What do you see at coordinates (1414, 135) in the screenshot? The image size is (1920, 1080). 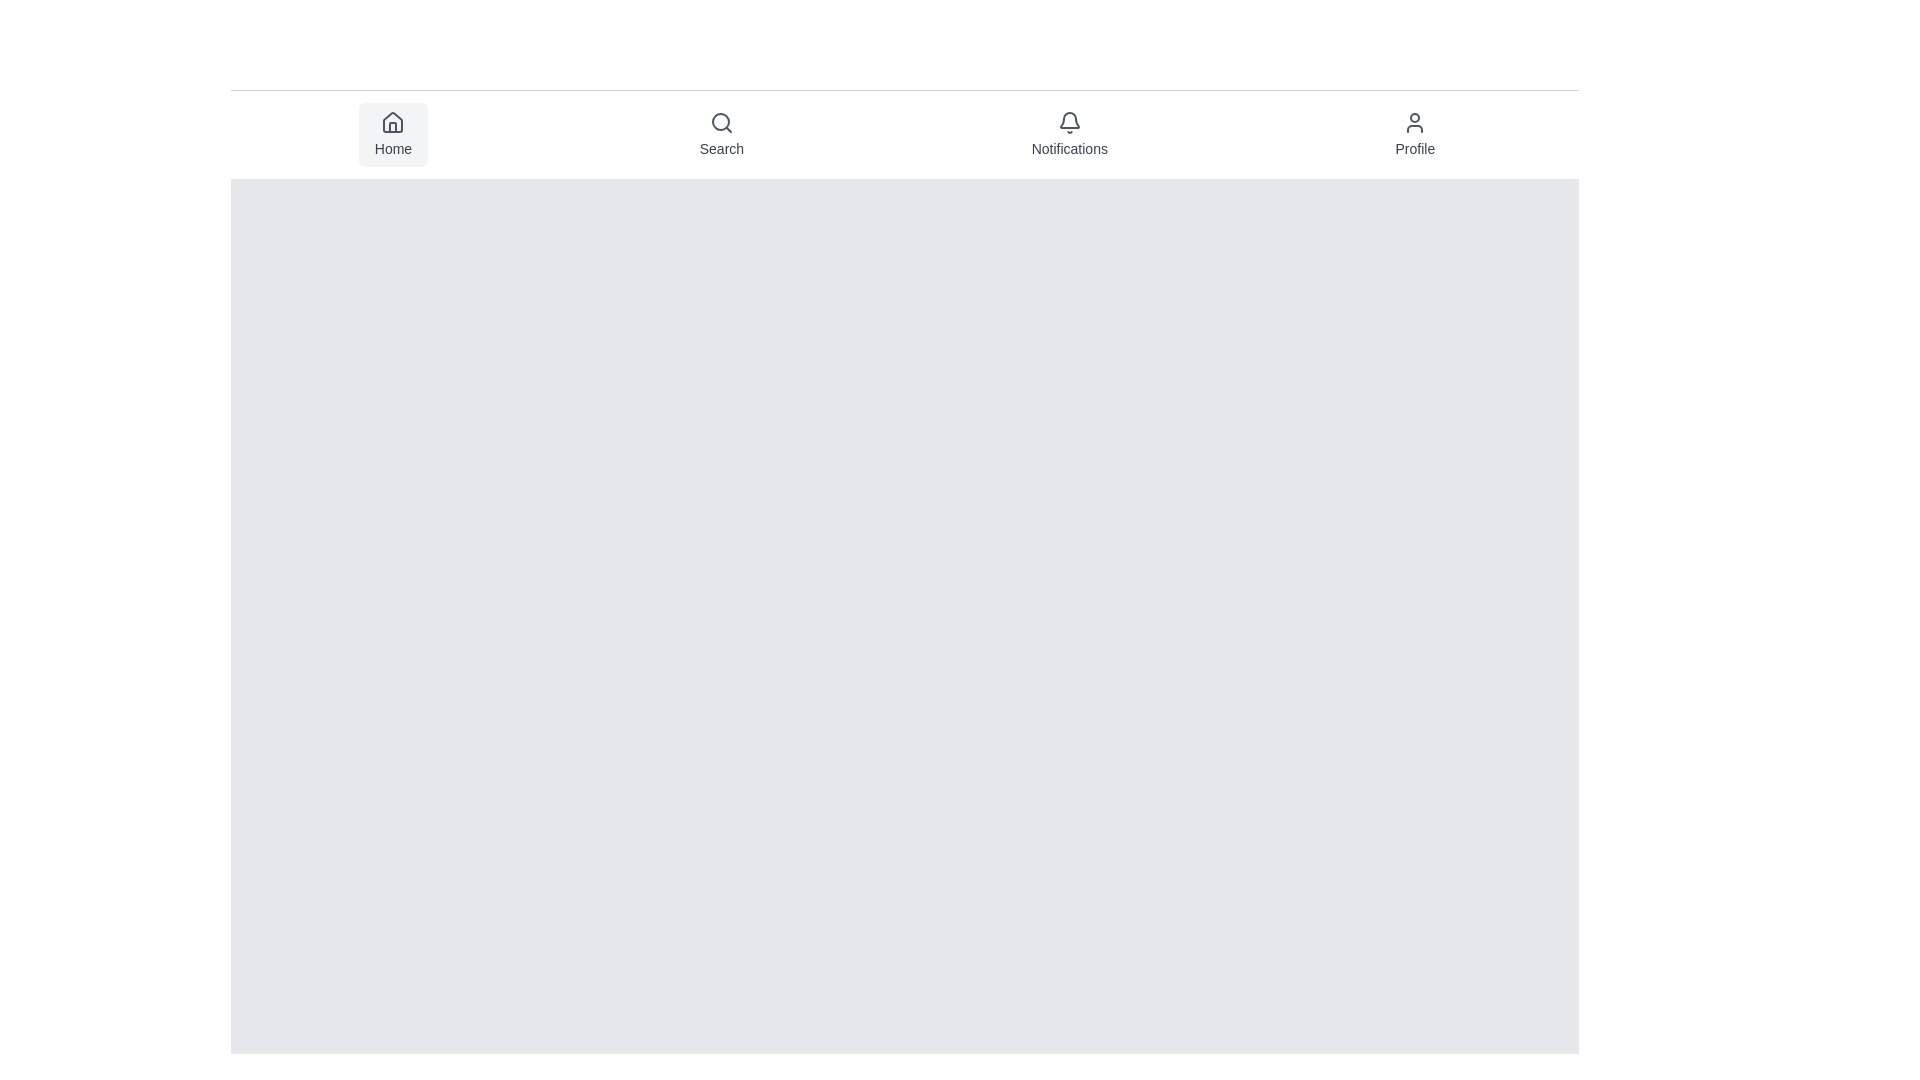 I see `the 'Profile' button` at bounding box center [1414, 135].